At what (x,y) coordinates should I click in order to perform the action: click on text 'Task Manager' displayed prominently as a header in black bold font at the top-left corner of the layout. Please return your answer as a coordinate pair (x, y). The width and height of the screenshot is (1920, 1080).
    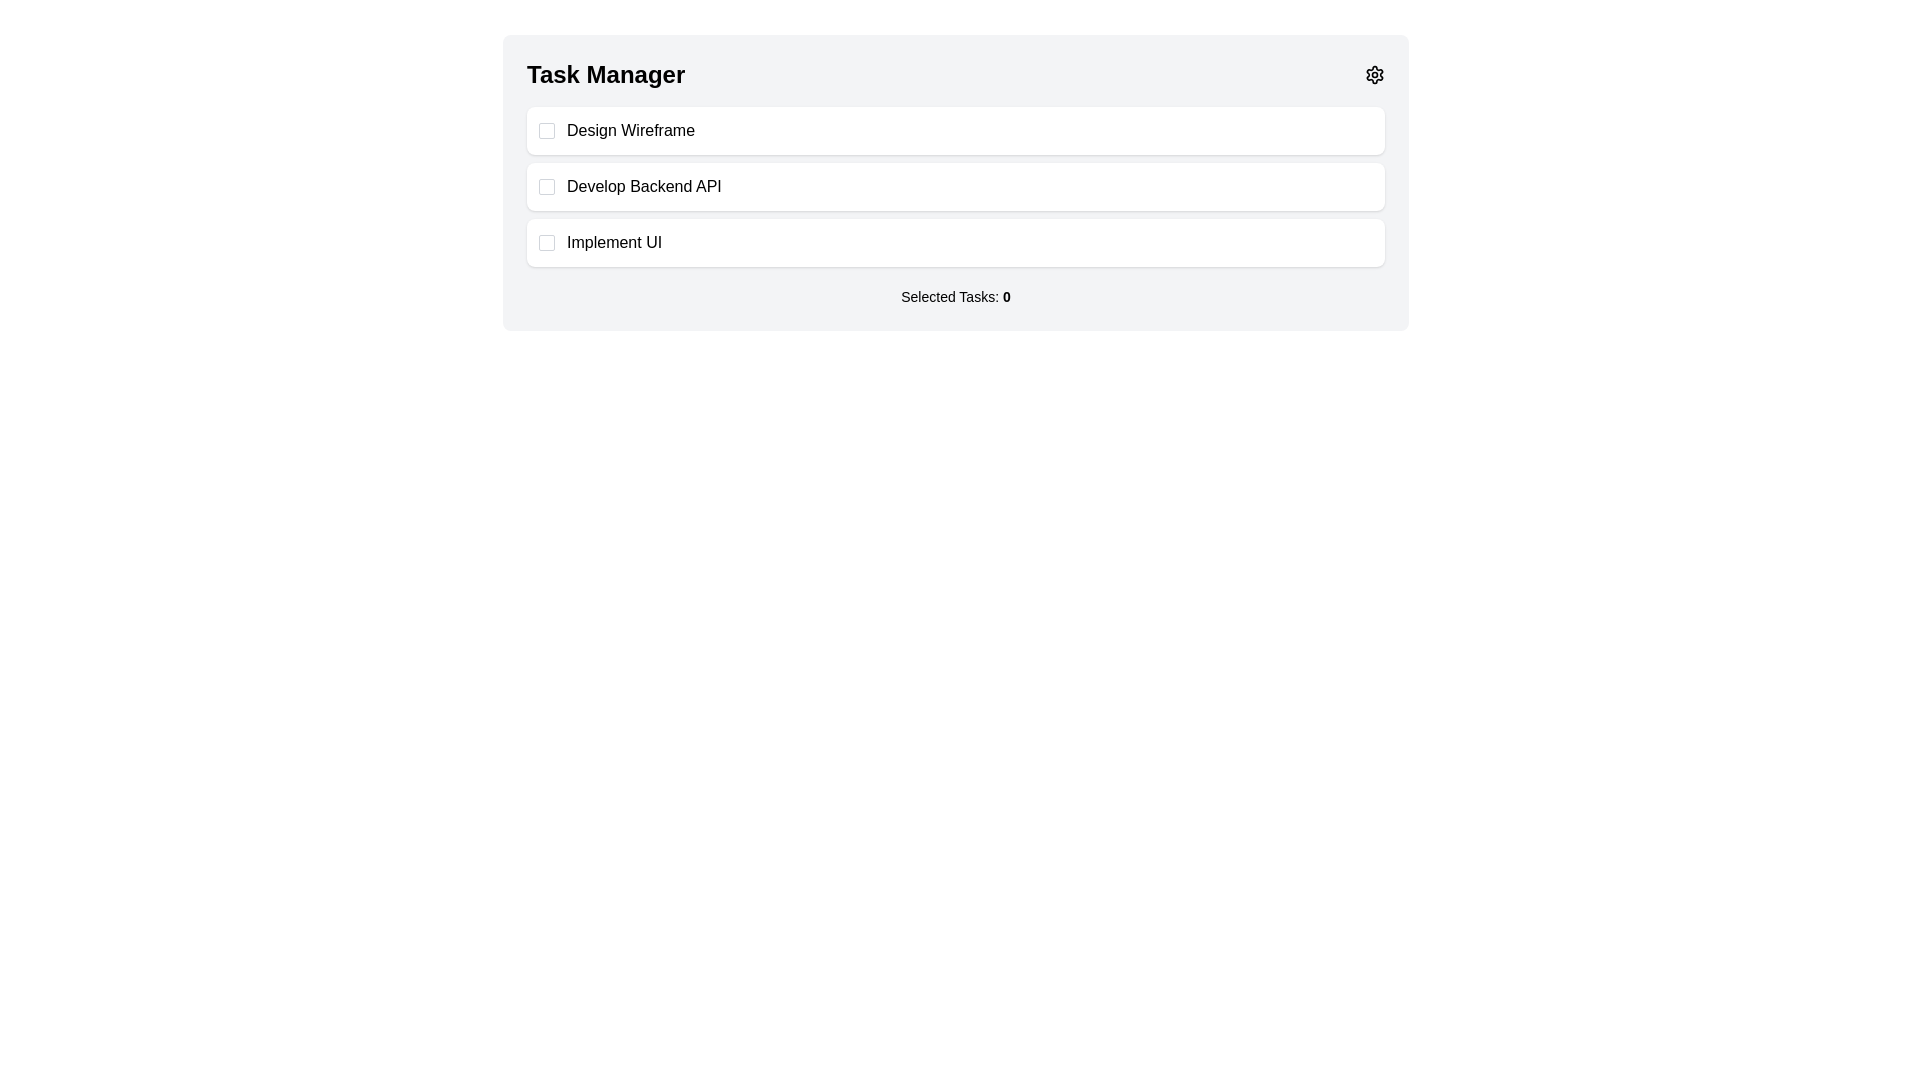
    Looking at the image, I should click on (605, 73).